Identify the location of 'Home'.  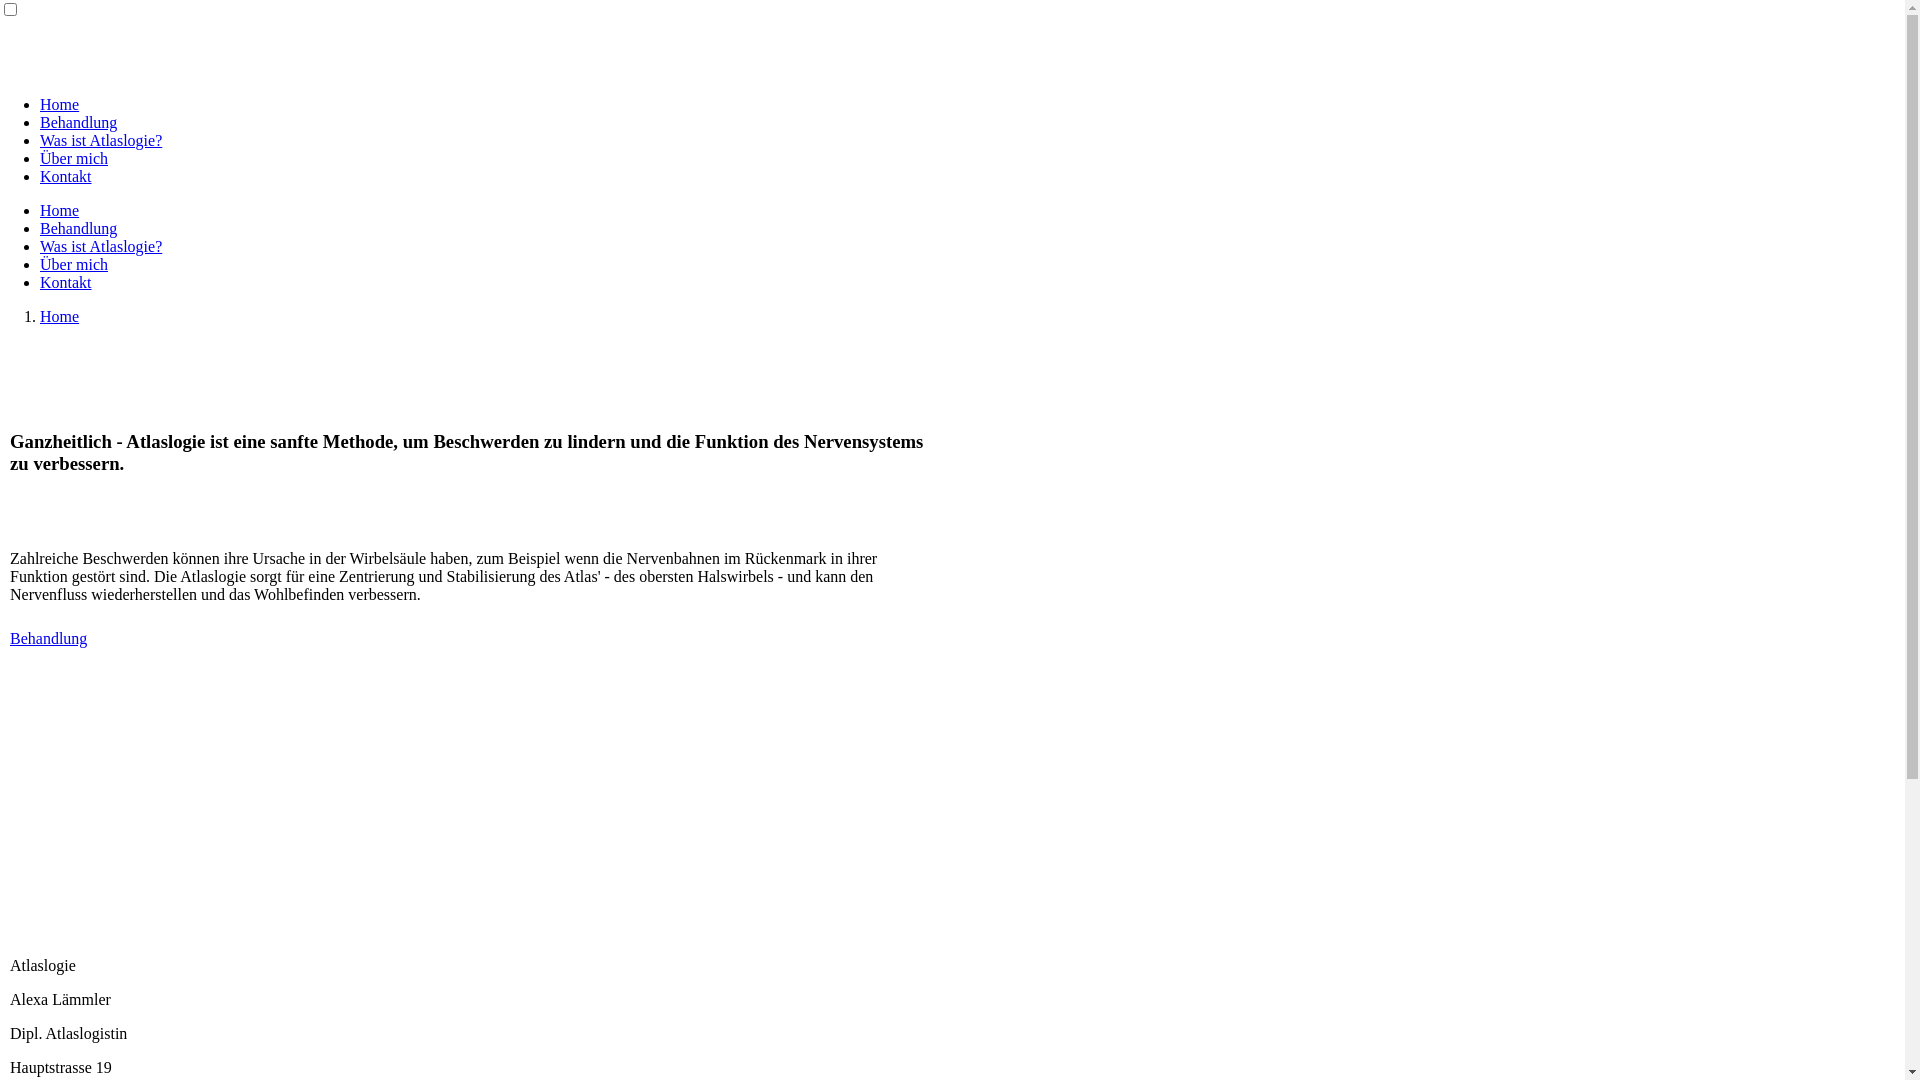
(59, 104).